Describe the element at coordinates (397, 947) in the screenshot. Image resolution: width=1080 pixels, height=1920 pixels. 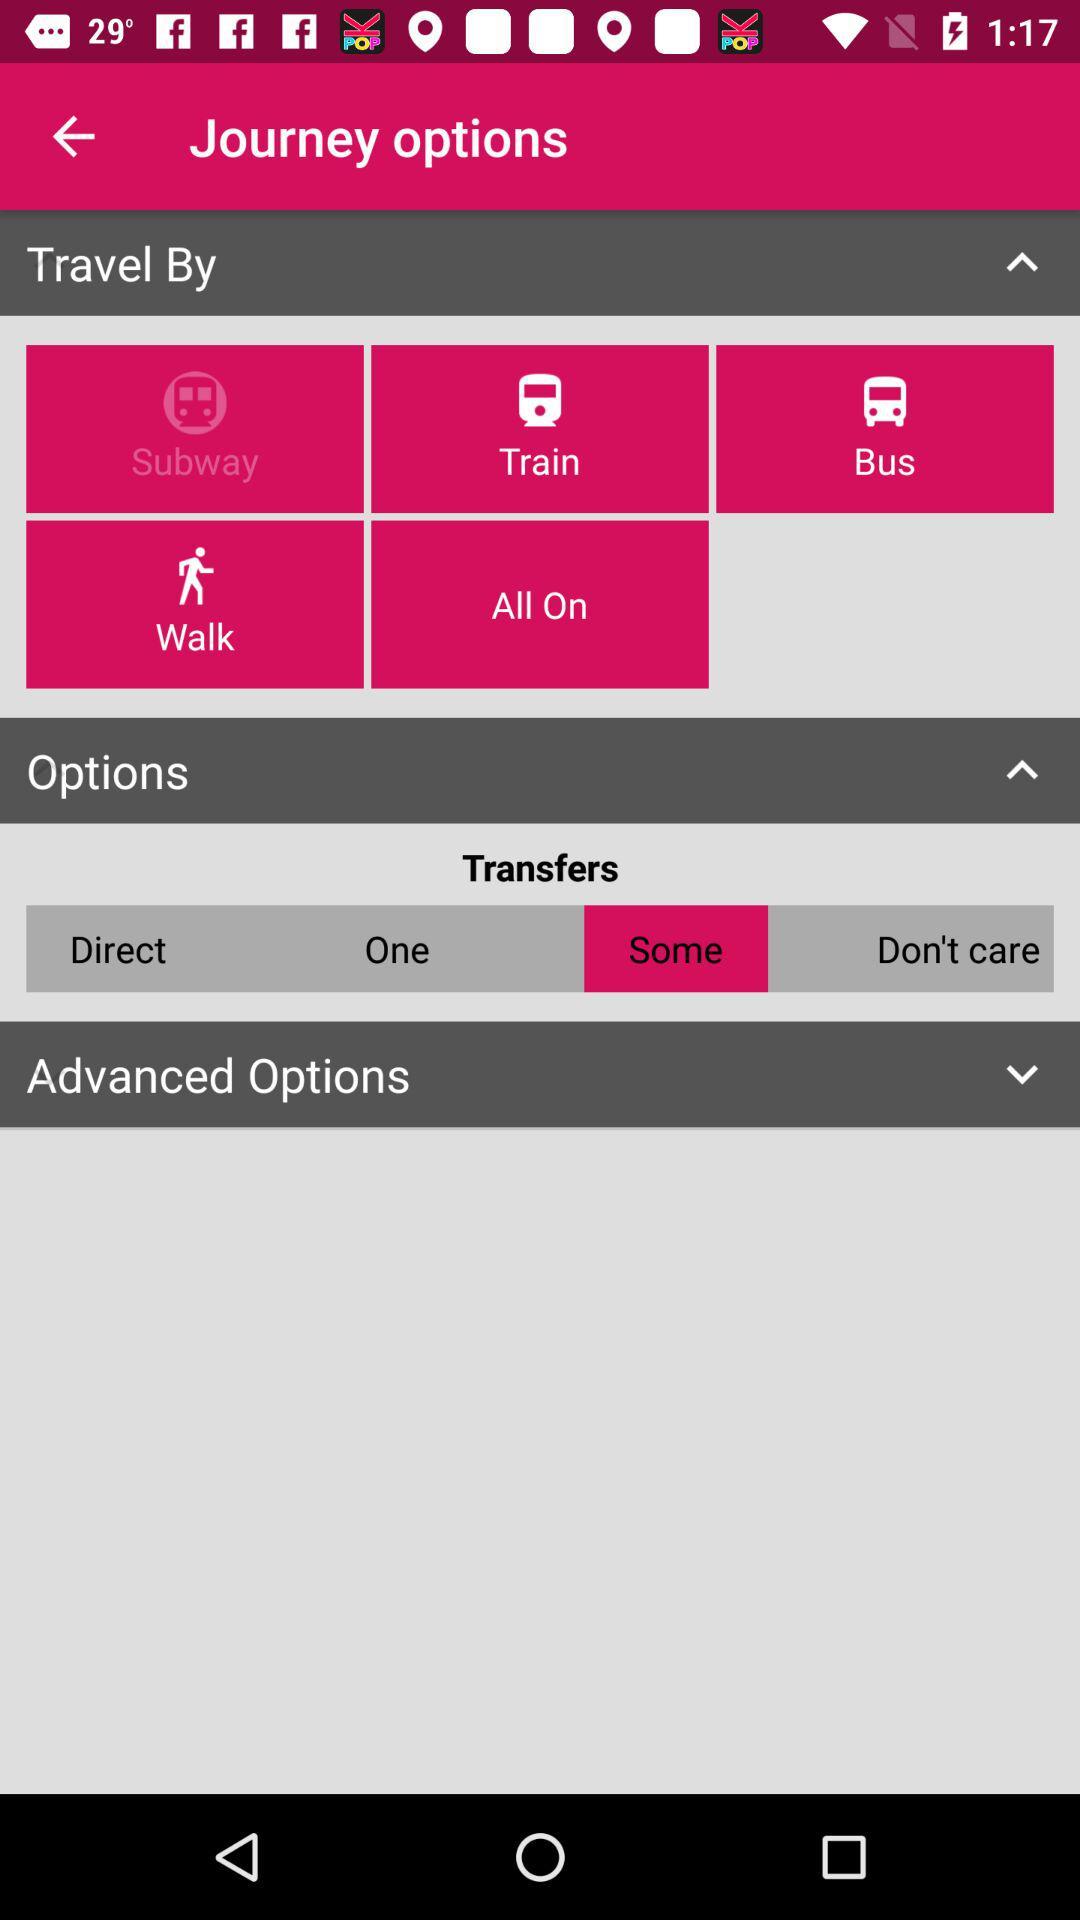
I see `the icon above the advanced options icon` at that location.